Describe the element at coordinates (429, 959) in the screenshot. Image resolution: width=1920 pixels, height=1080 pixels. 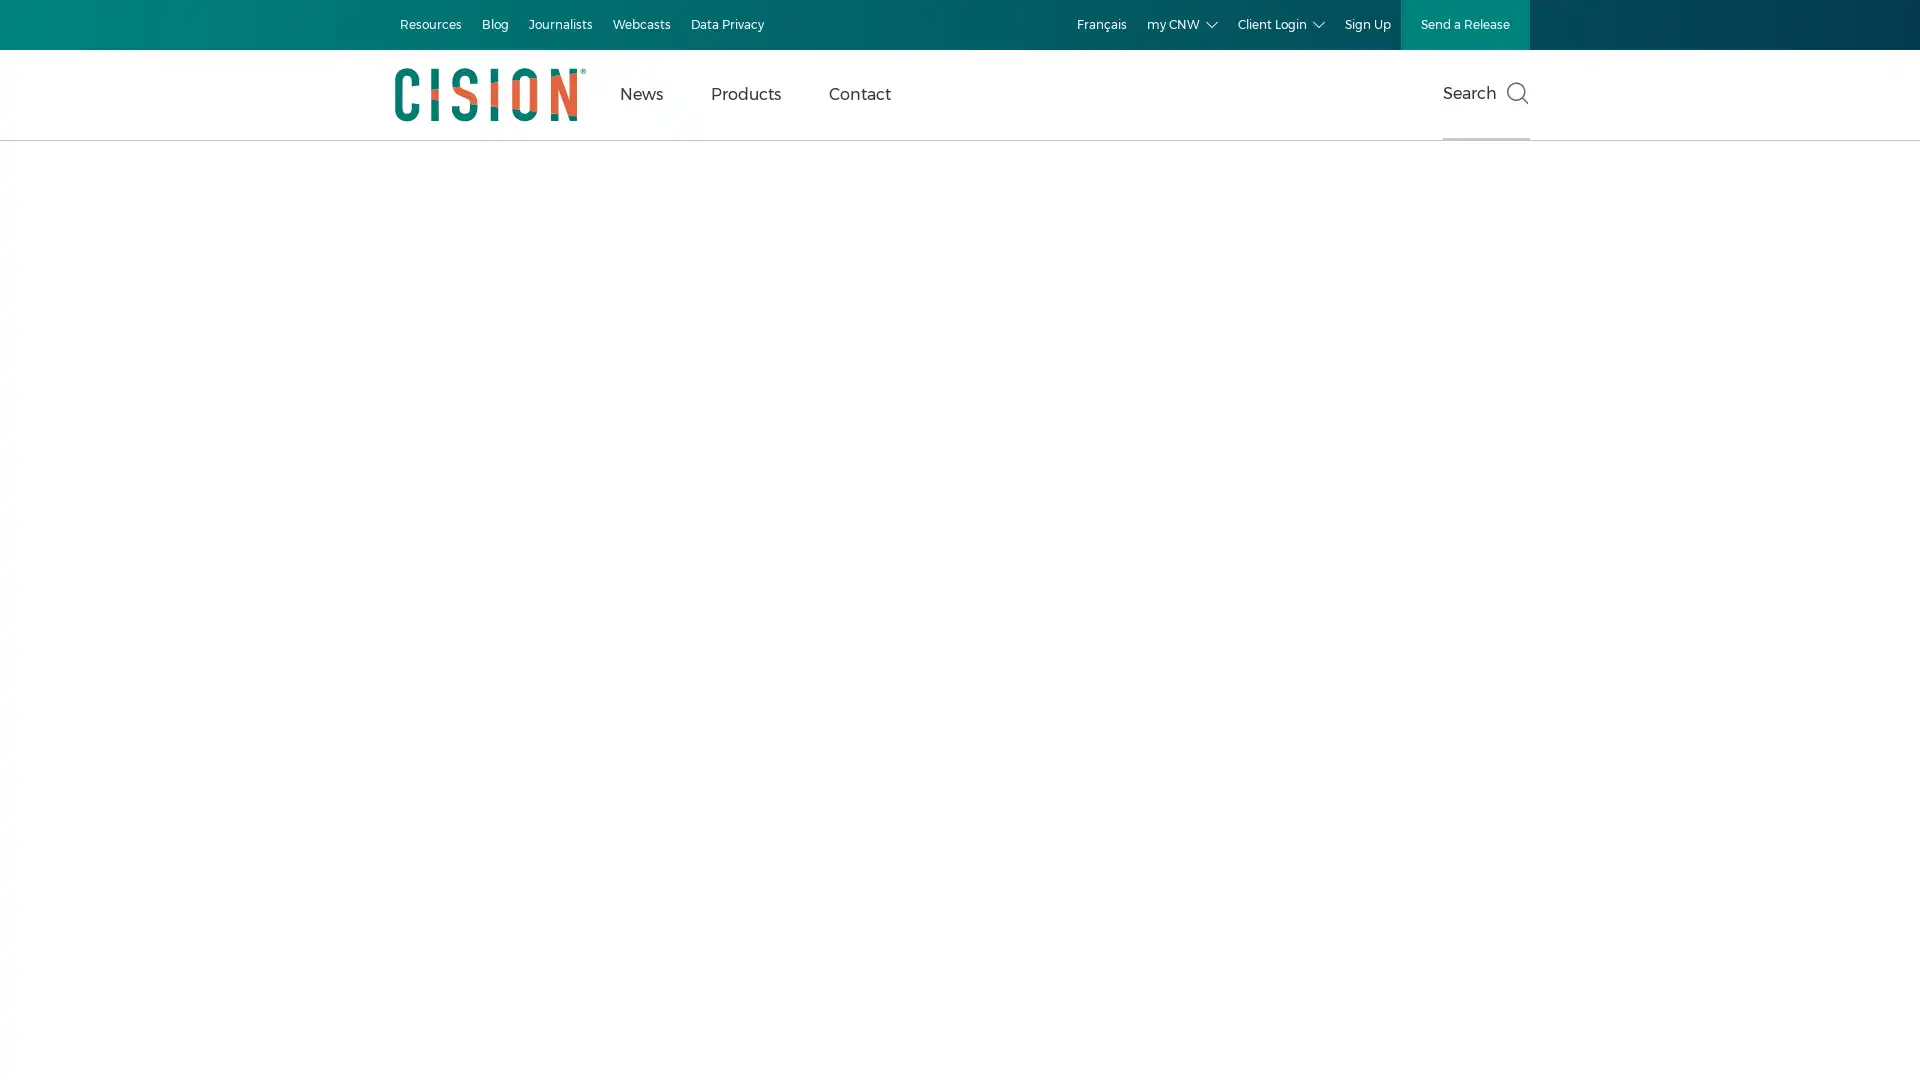
I see `Contact Us` at that location.